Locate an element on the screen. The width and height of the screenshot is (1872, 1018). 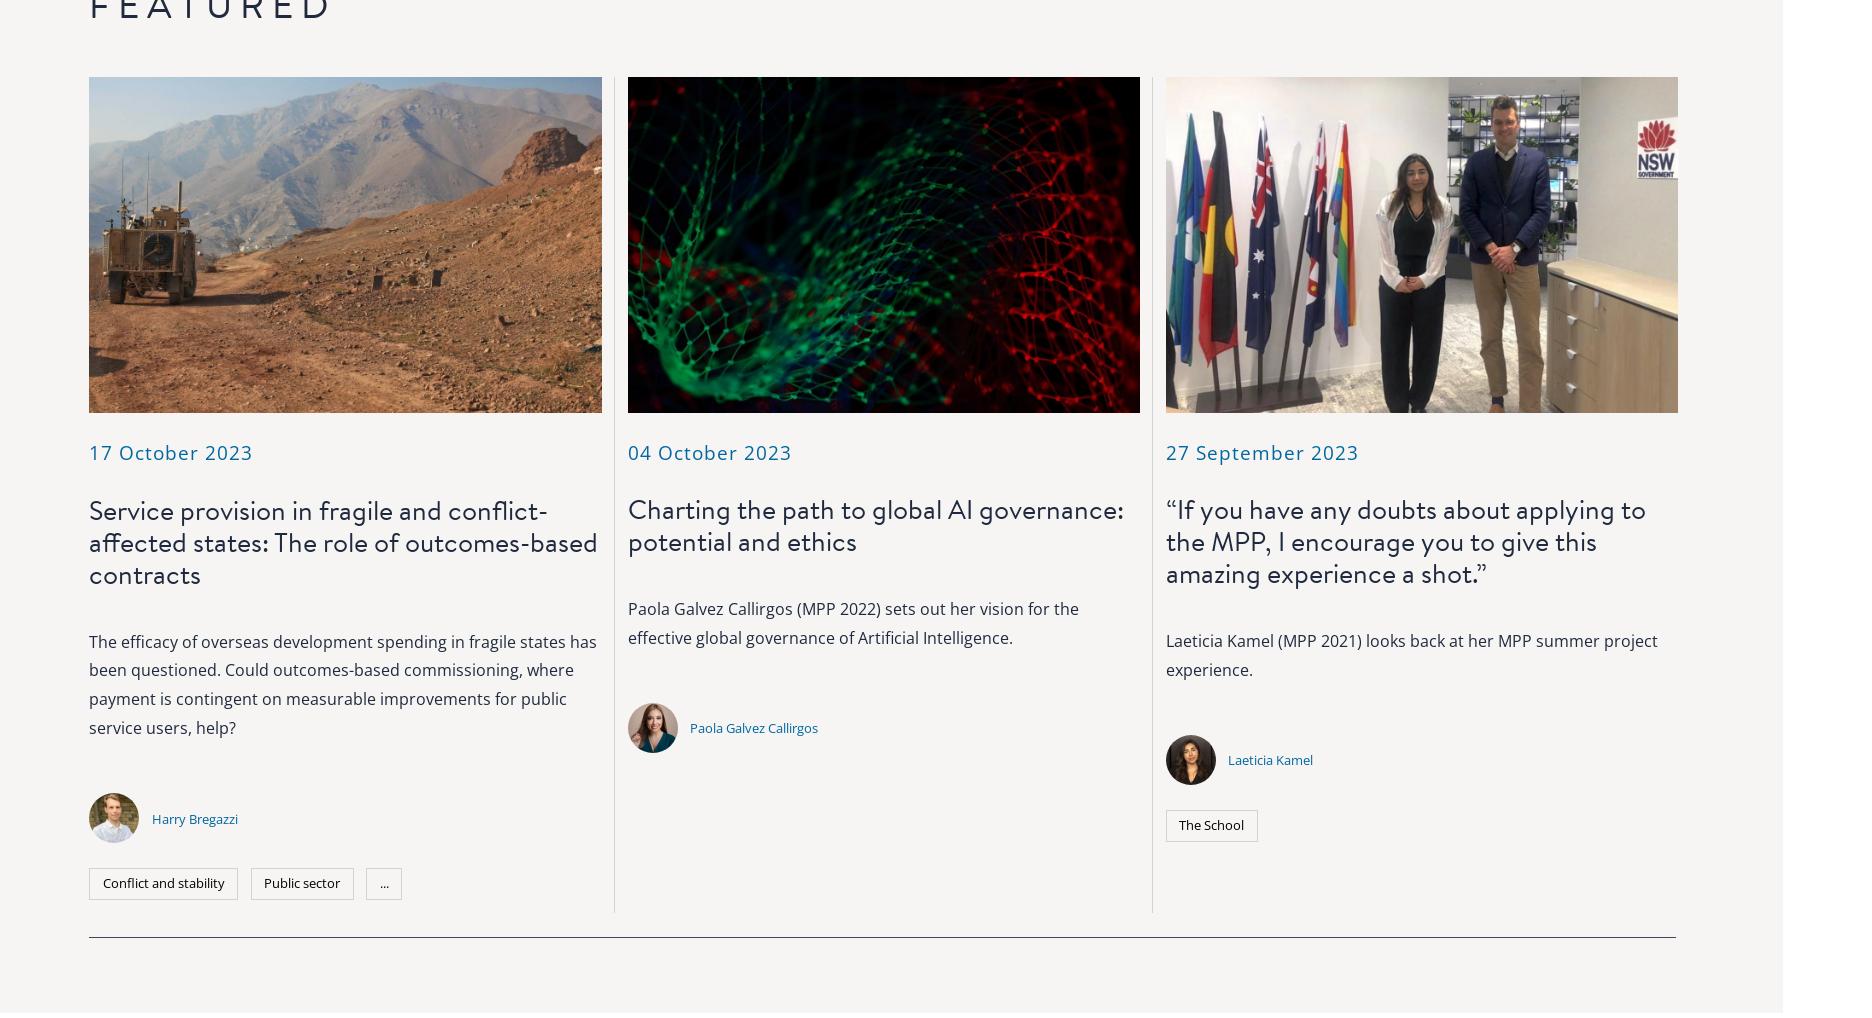
'OX2 6GG' is located at coordinates (122, 759).